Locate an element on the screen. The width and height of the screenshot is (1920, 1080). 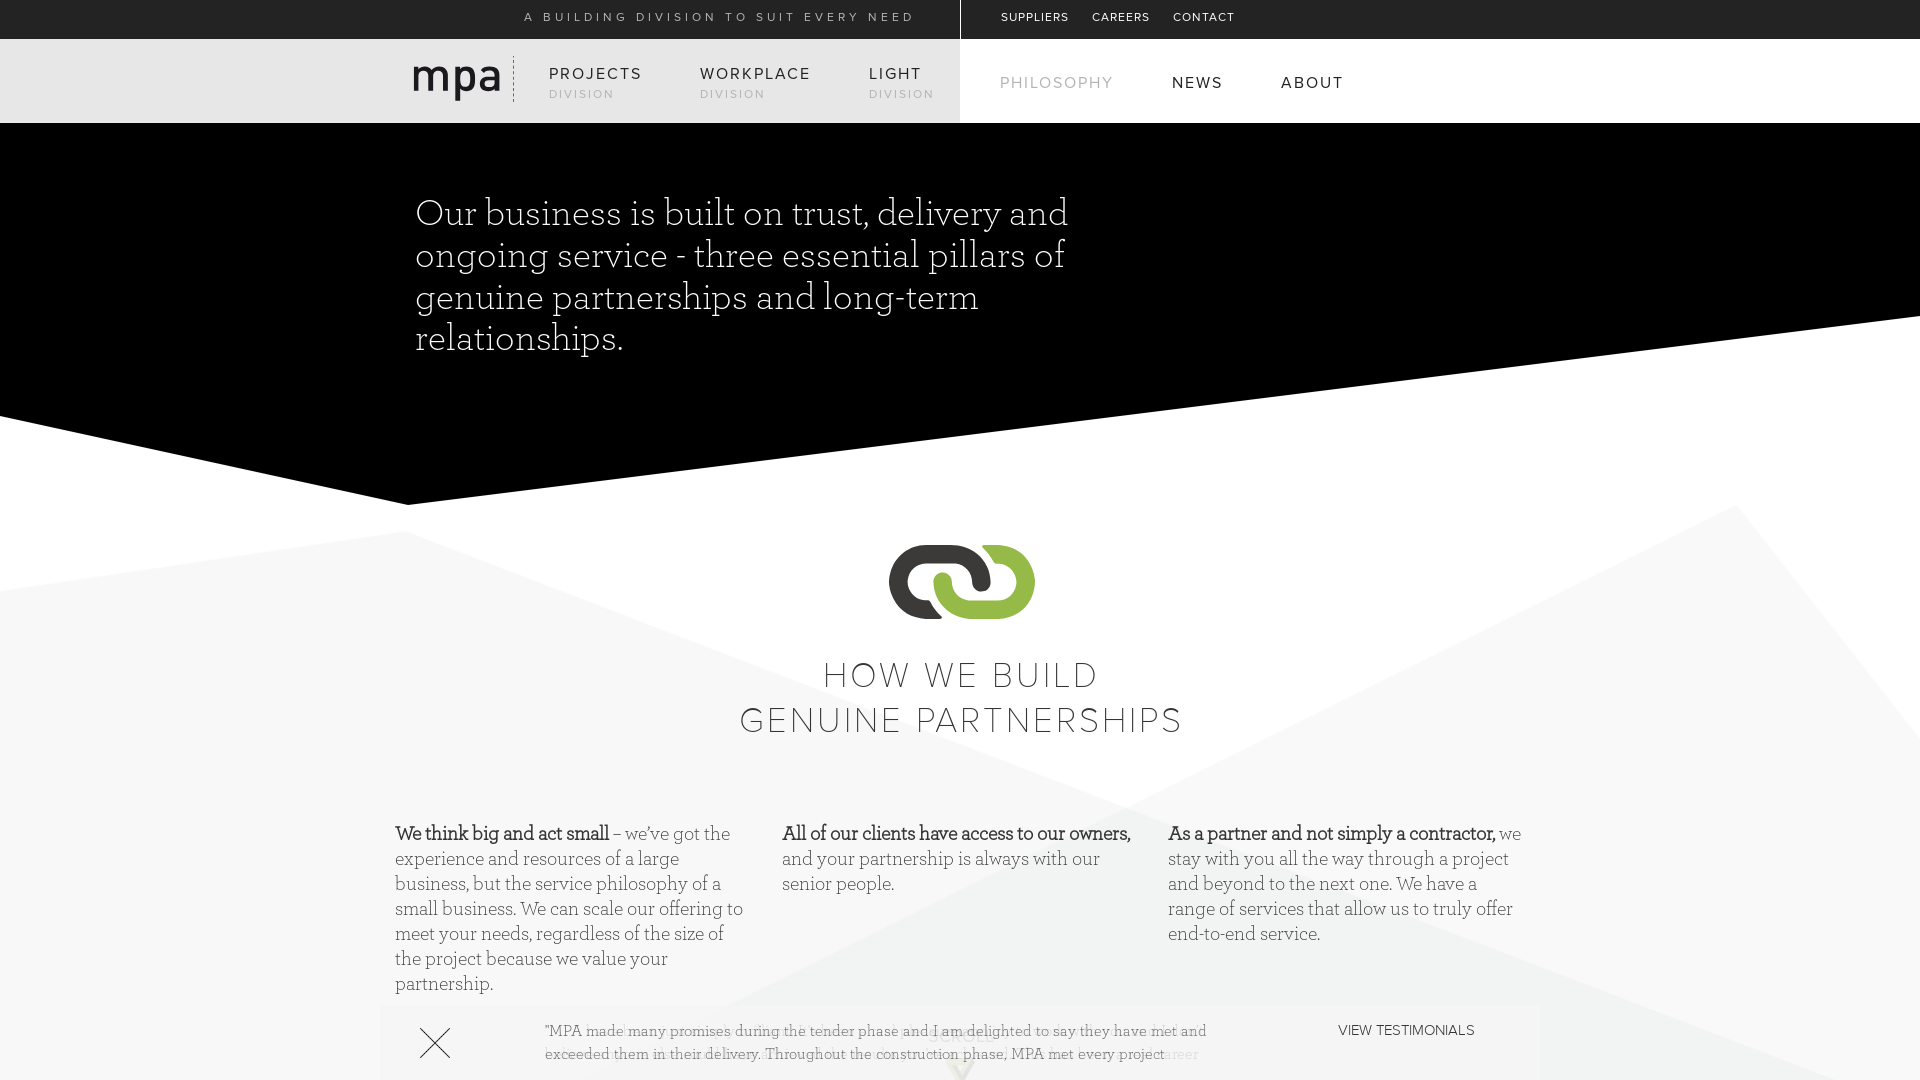
'SUPPLIERS' is located at coordinates (1035, 18).